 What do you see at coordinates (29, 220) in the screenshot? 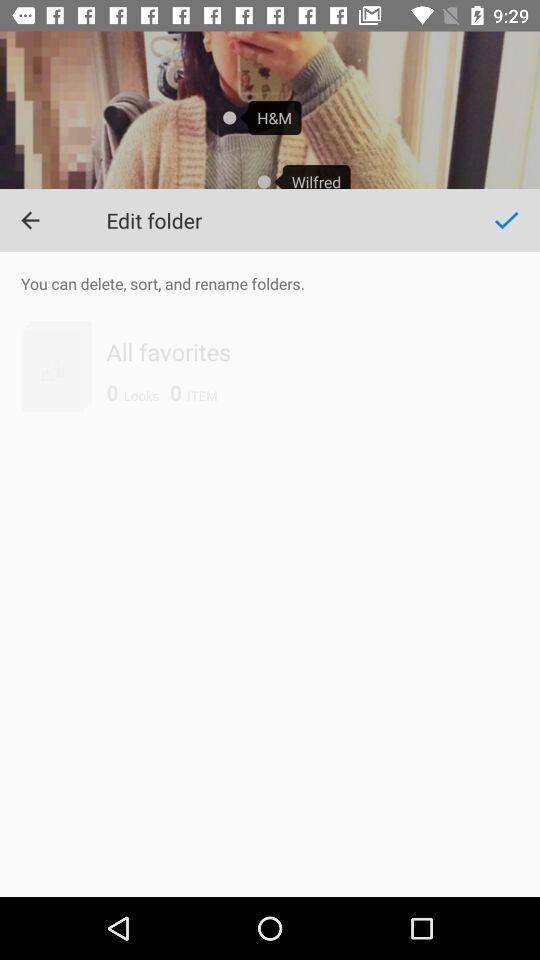
I see `the arrow_backward icon` at bounding box center [29, 220].